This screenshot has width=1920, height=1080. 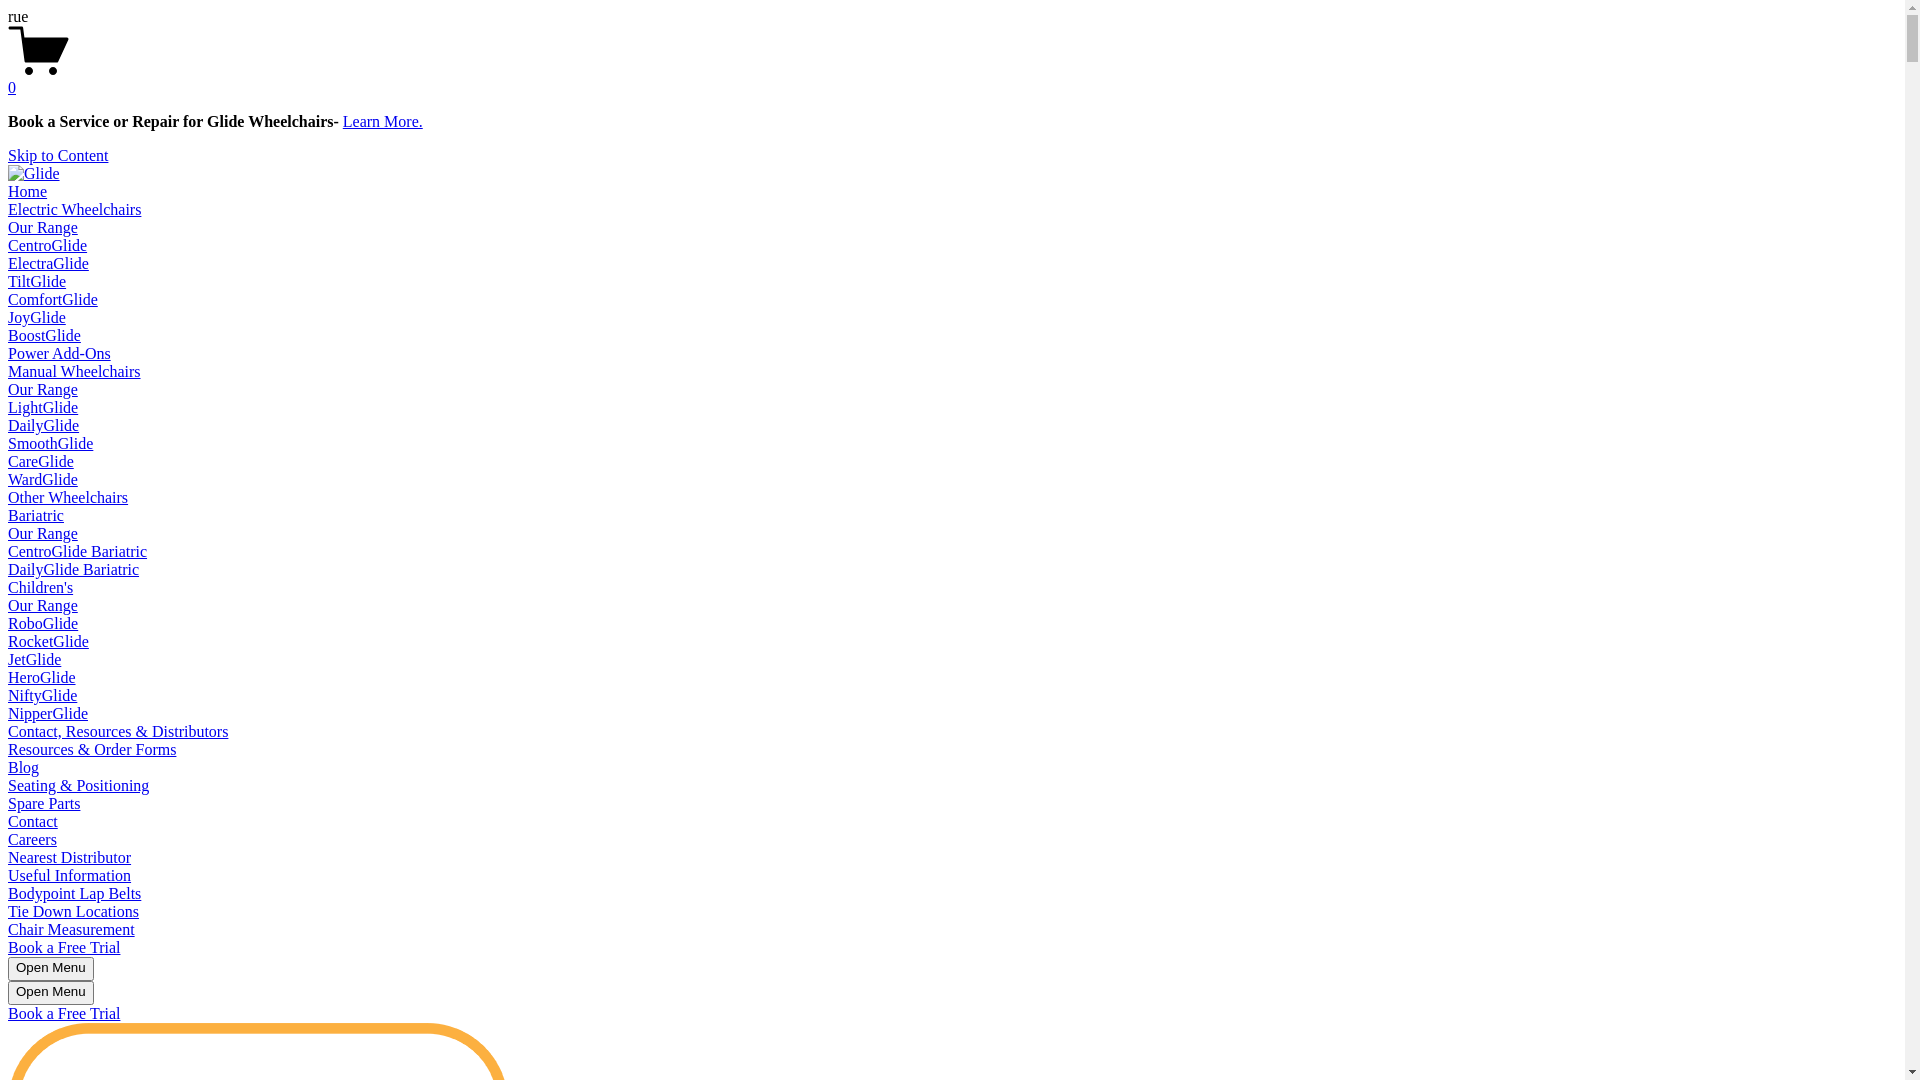 I want to click on 'Useful Information', so click(x=8, y=874).